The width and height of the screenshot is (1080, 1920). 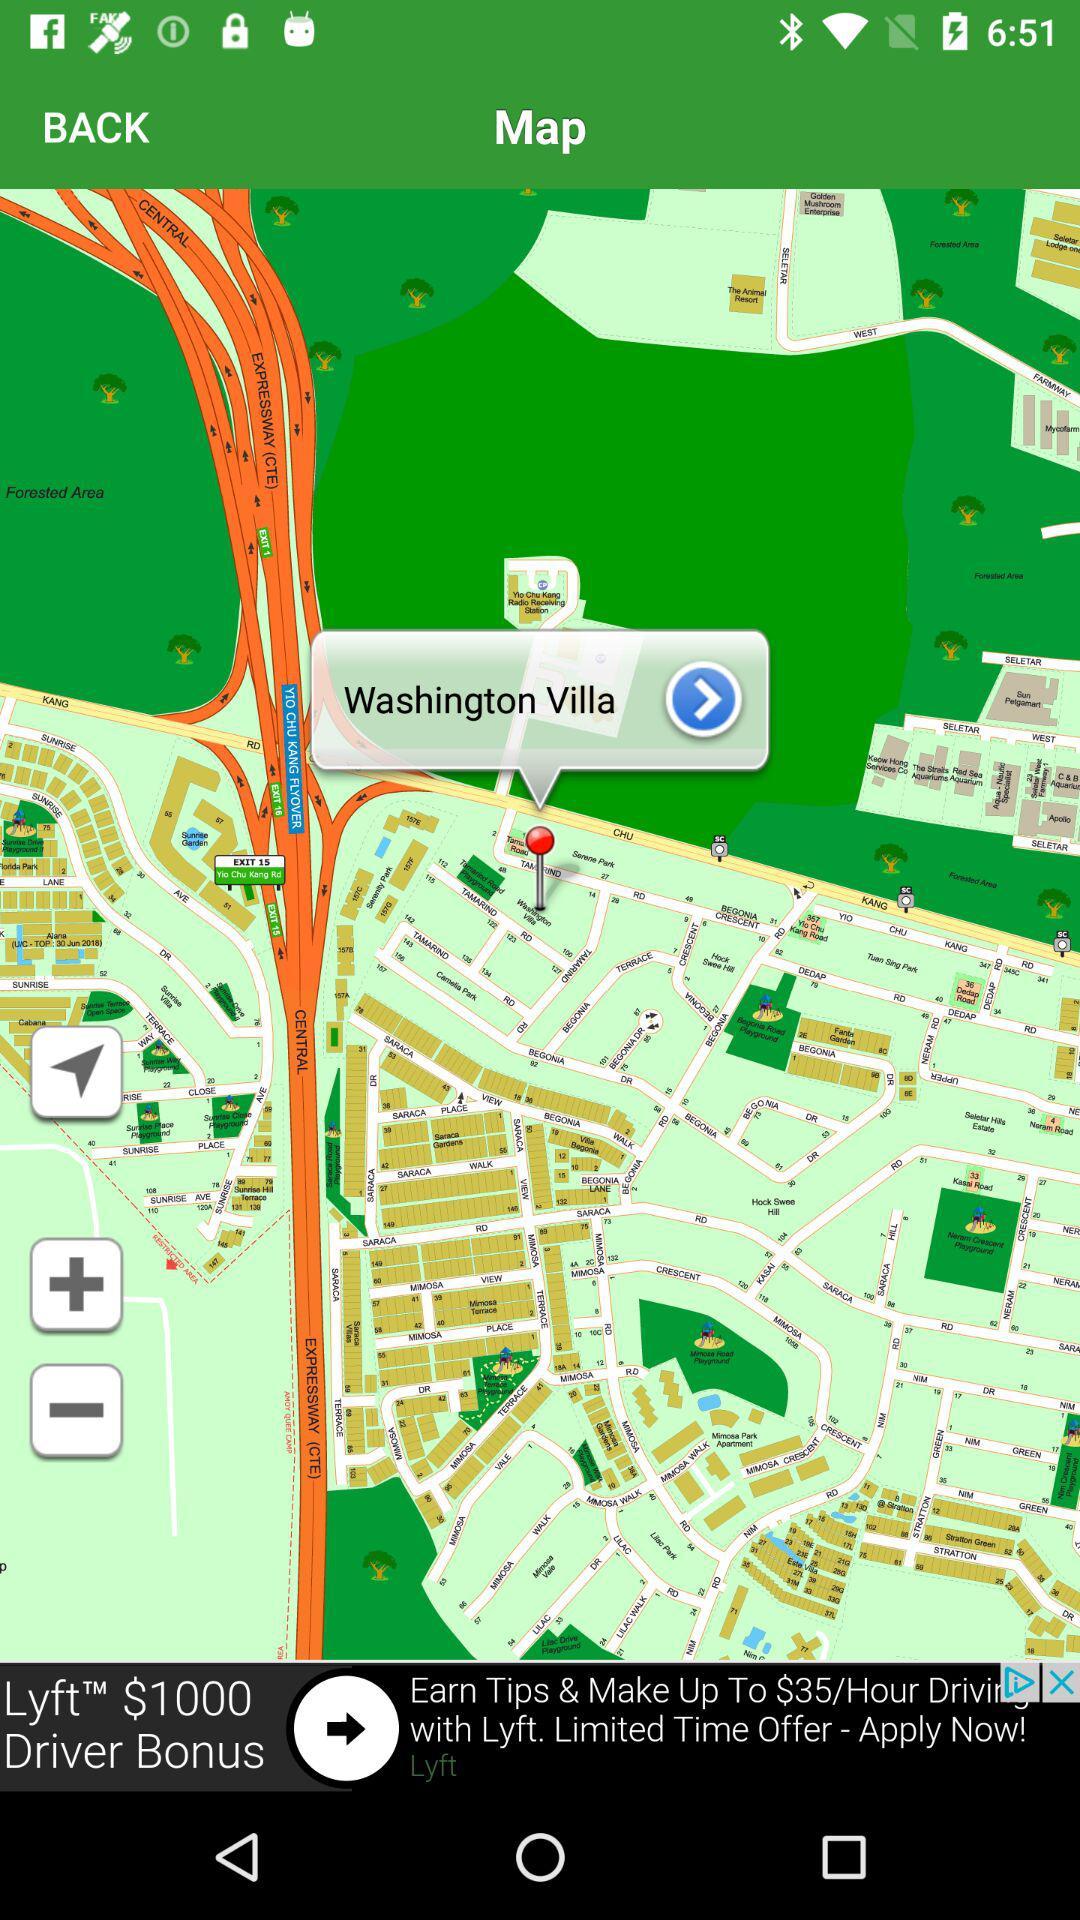 I want to click on zoom in, so click(x=75, y=1286).